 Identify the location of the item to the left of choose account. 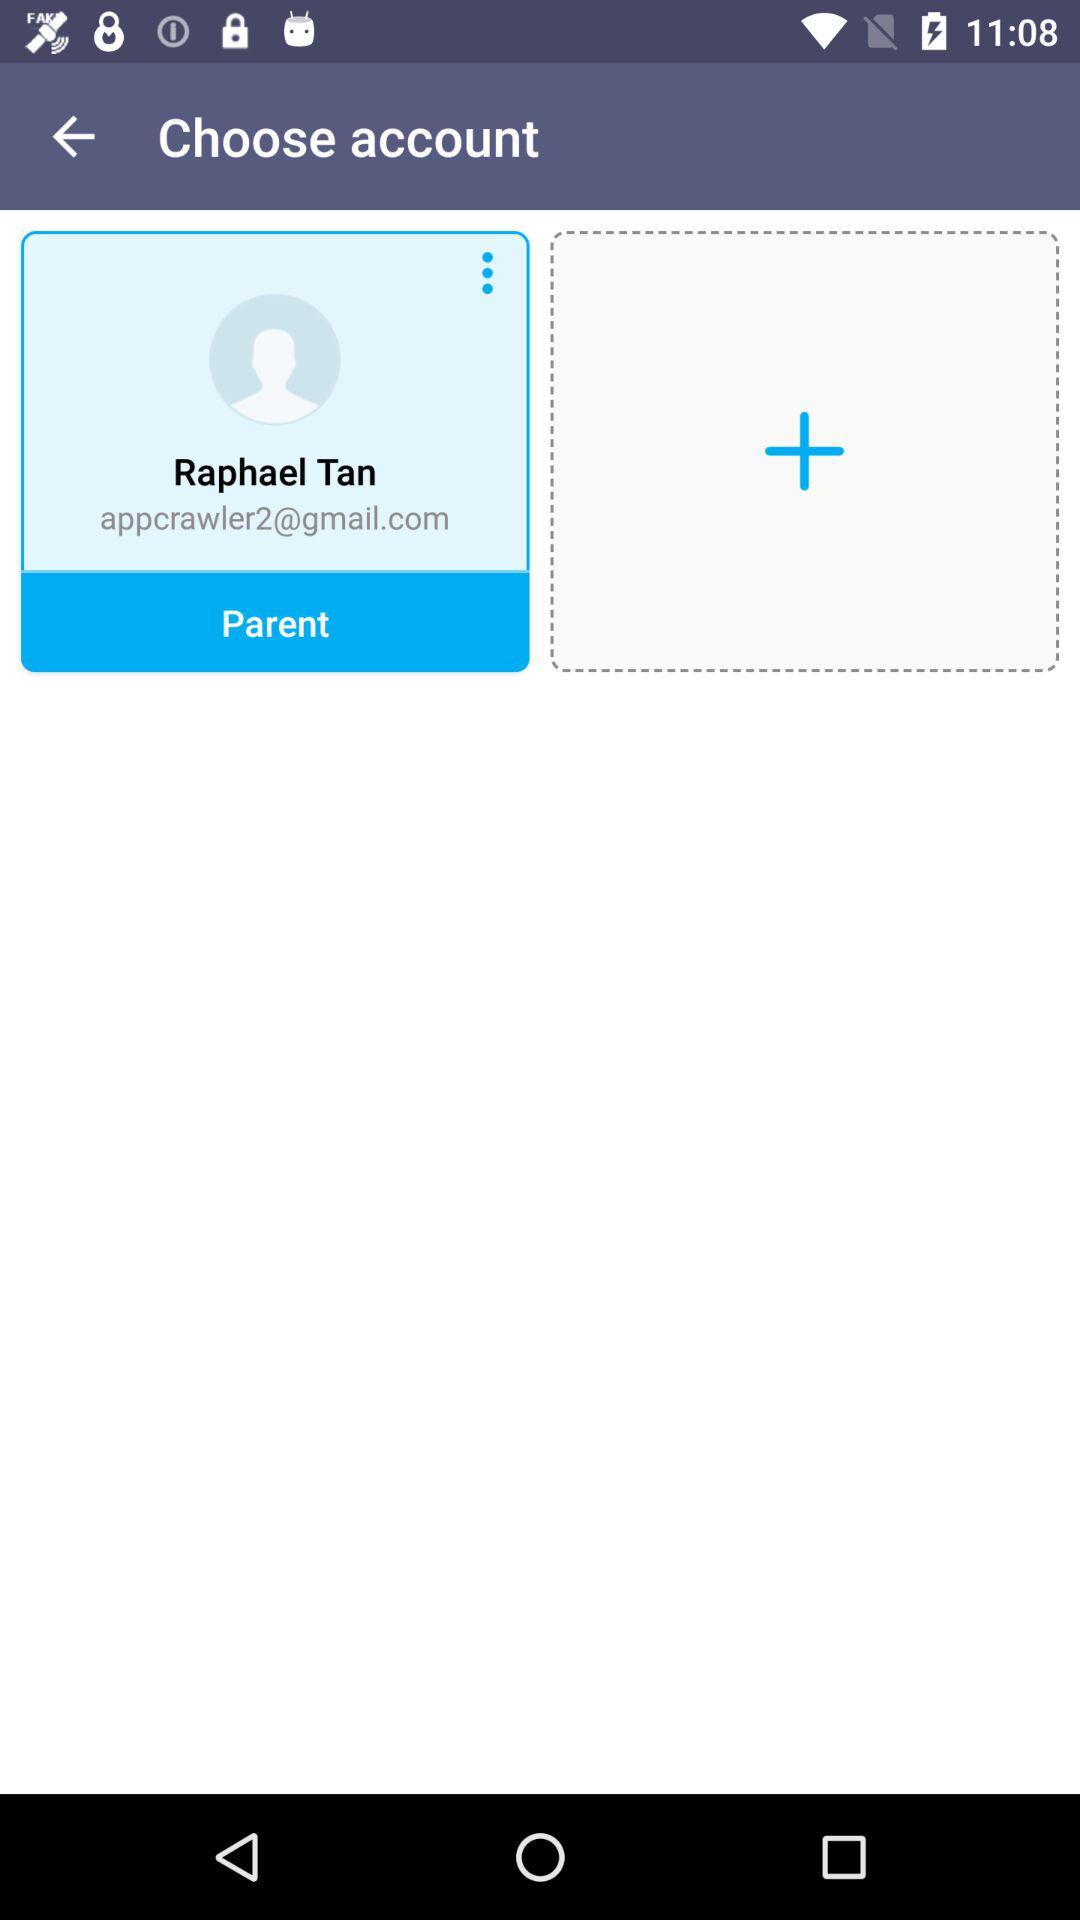
(72, 135).